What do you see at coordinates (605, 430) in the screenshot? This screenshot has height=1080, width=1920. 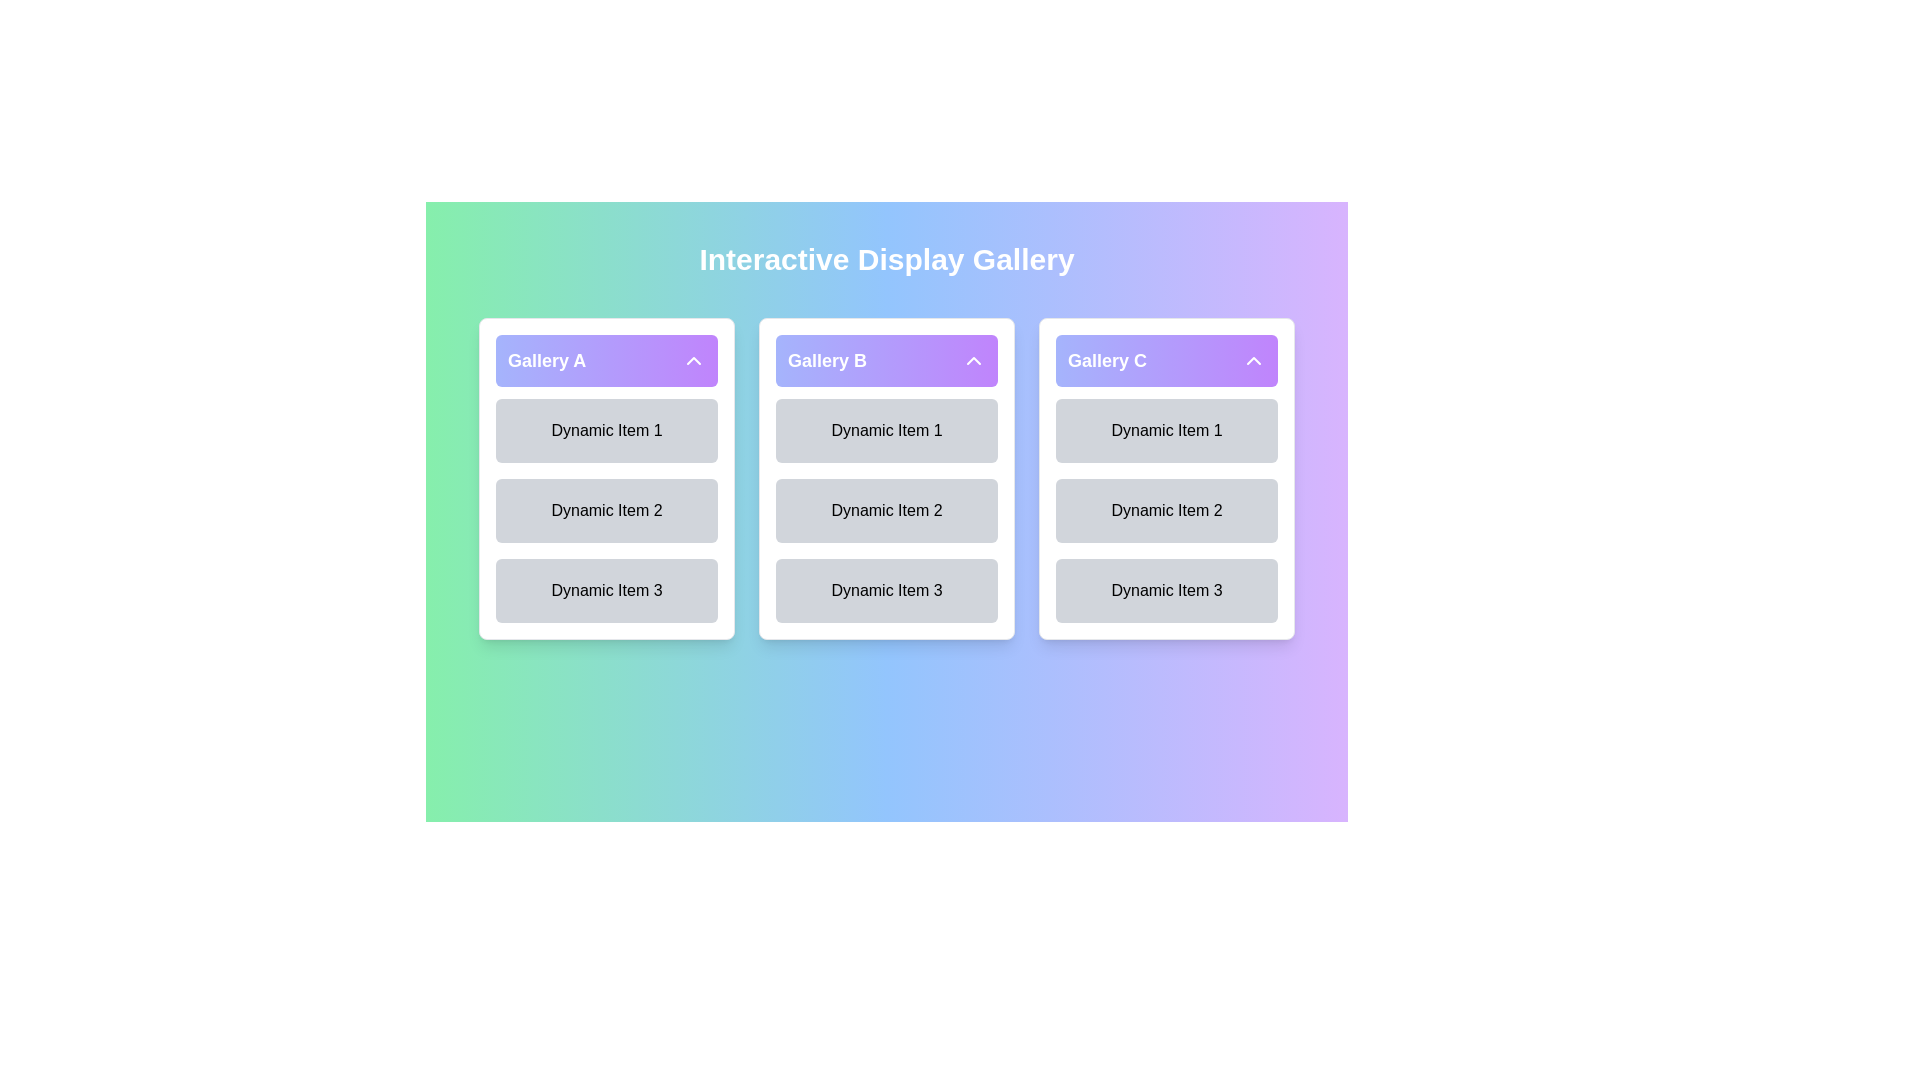 I see `the first button-like item in the 'Gallery A' section` at bounding box center [605, 430].